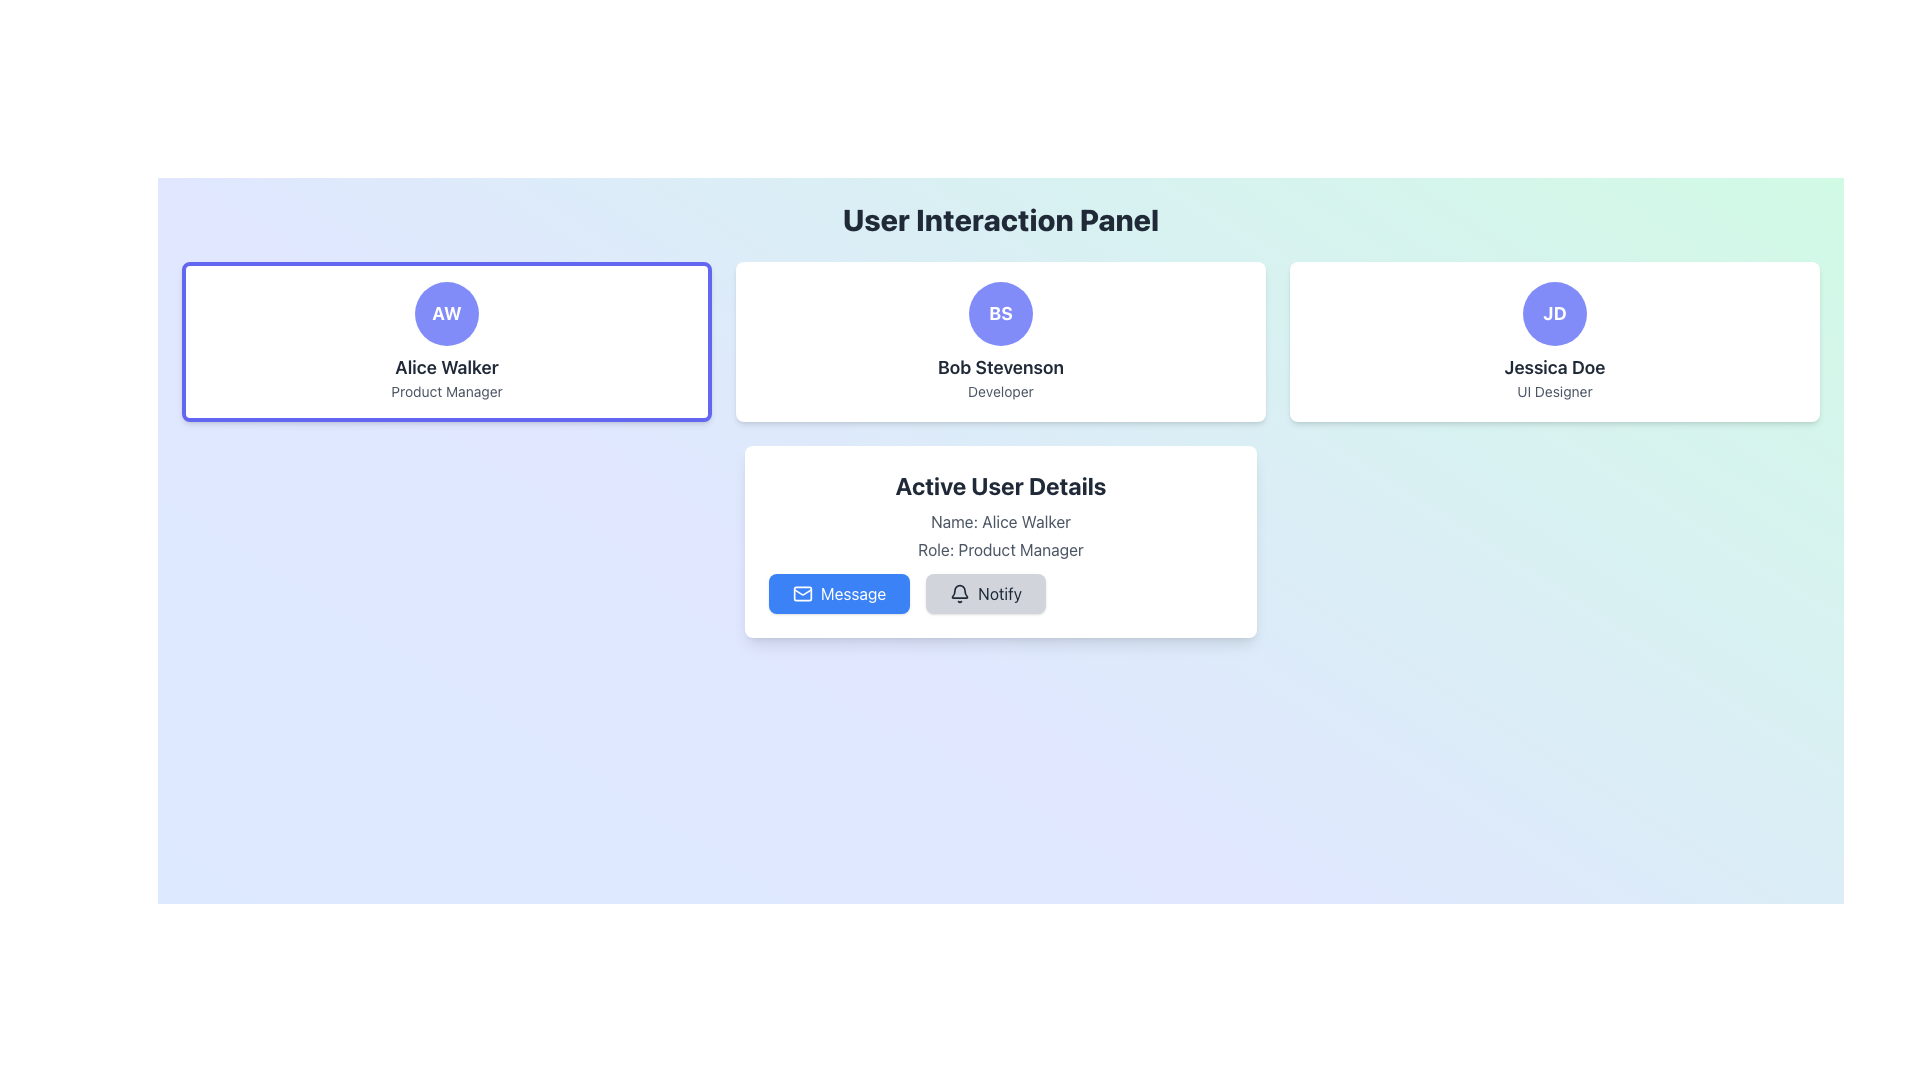 The width and height of the screenshot is (1920, 1080). What do you see at coordinates (1001, 593) in the screenshot?
I see `the 'Notify' button, which is a rectangular button with a bell icon and black text, located in the 'Active User Details' section, positioned to the right of the 'Message' button` at bounding box center [1001, 593].